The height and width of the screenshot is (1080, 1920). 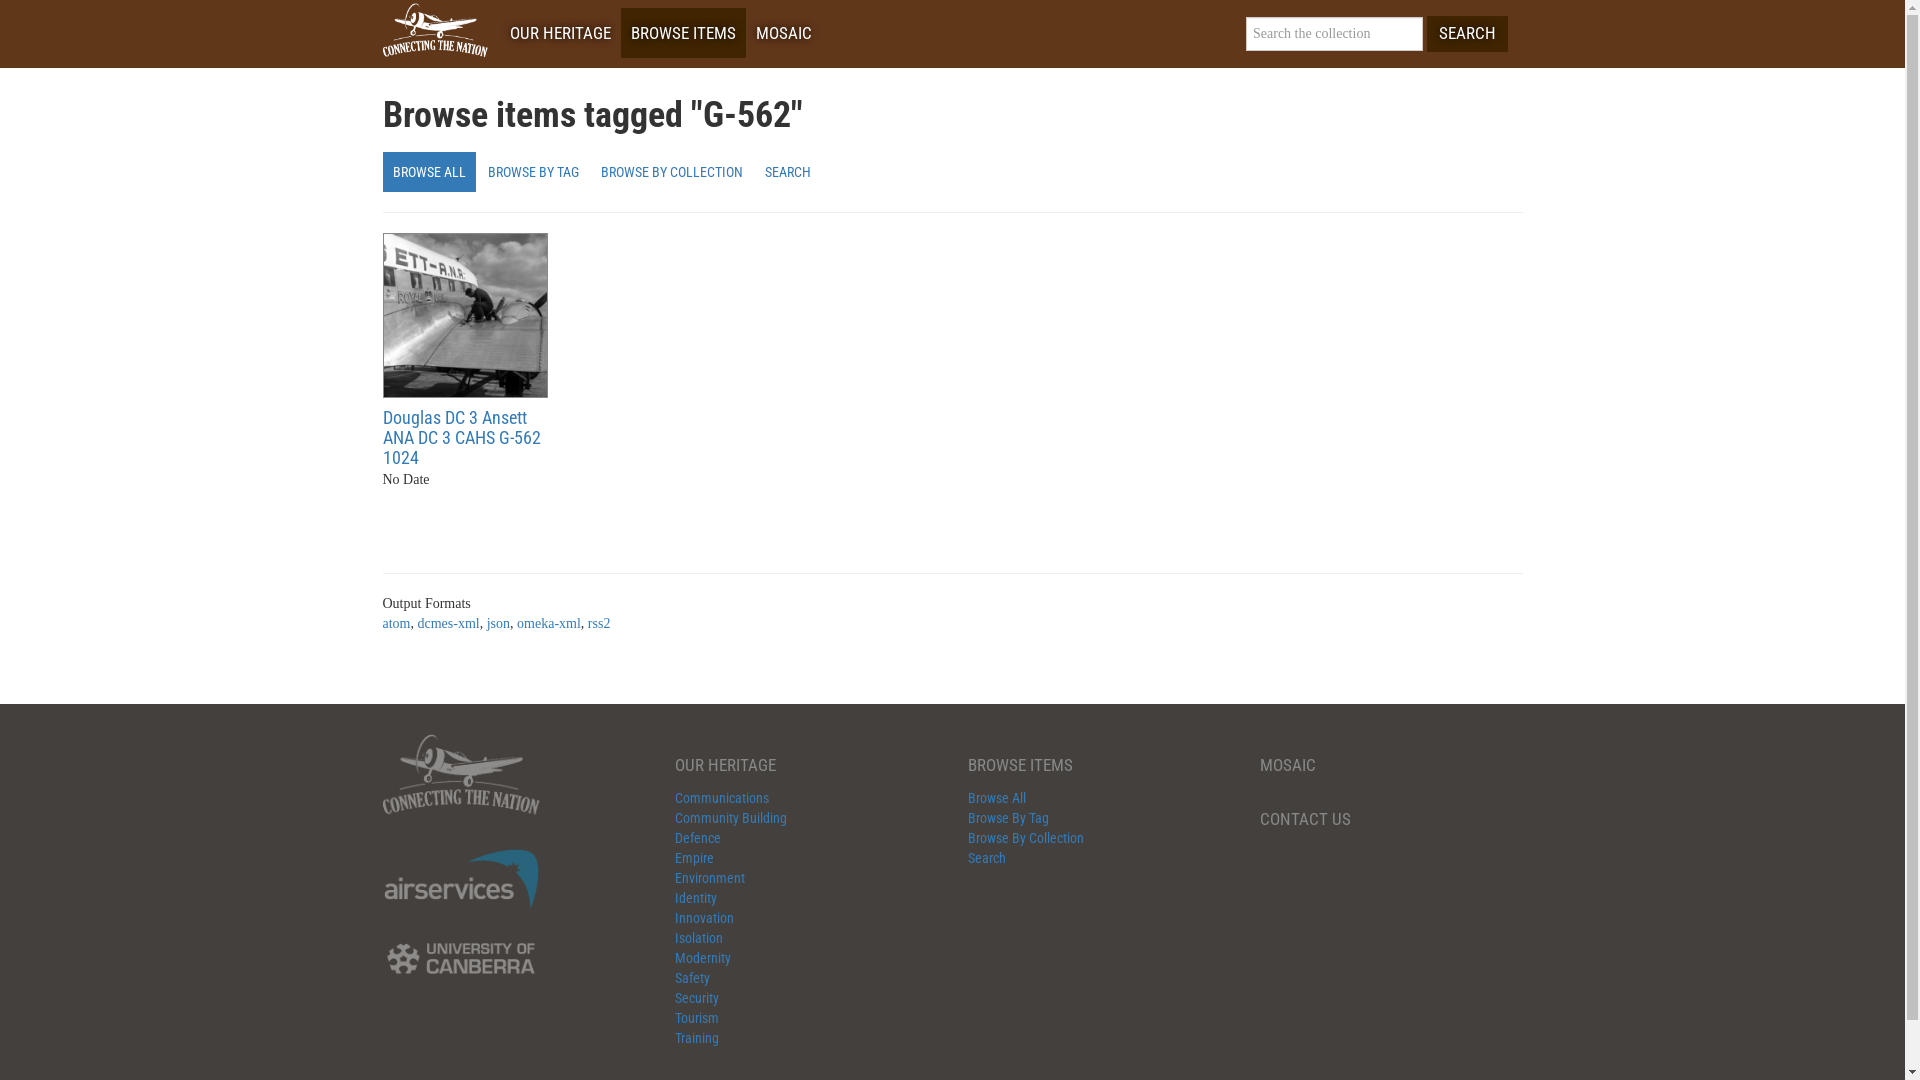 I want to click on 'Identity', so click(x=696, y=897).